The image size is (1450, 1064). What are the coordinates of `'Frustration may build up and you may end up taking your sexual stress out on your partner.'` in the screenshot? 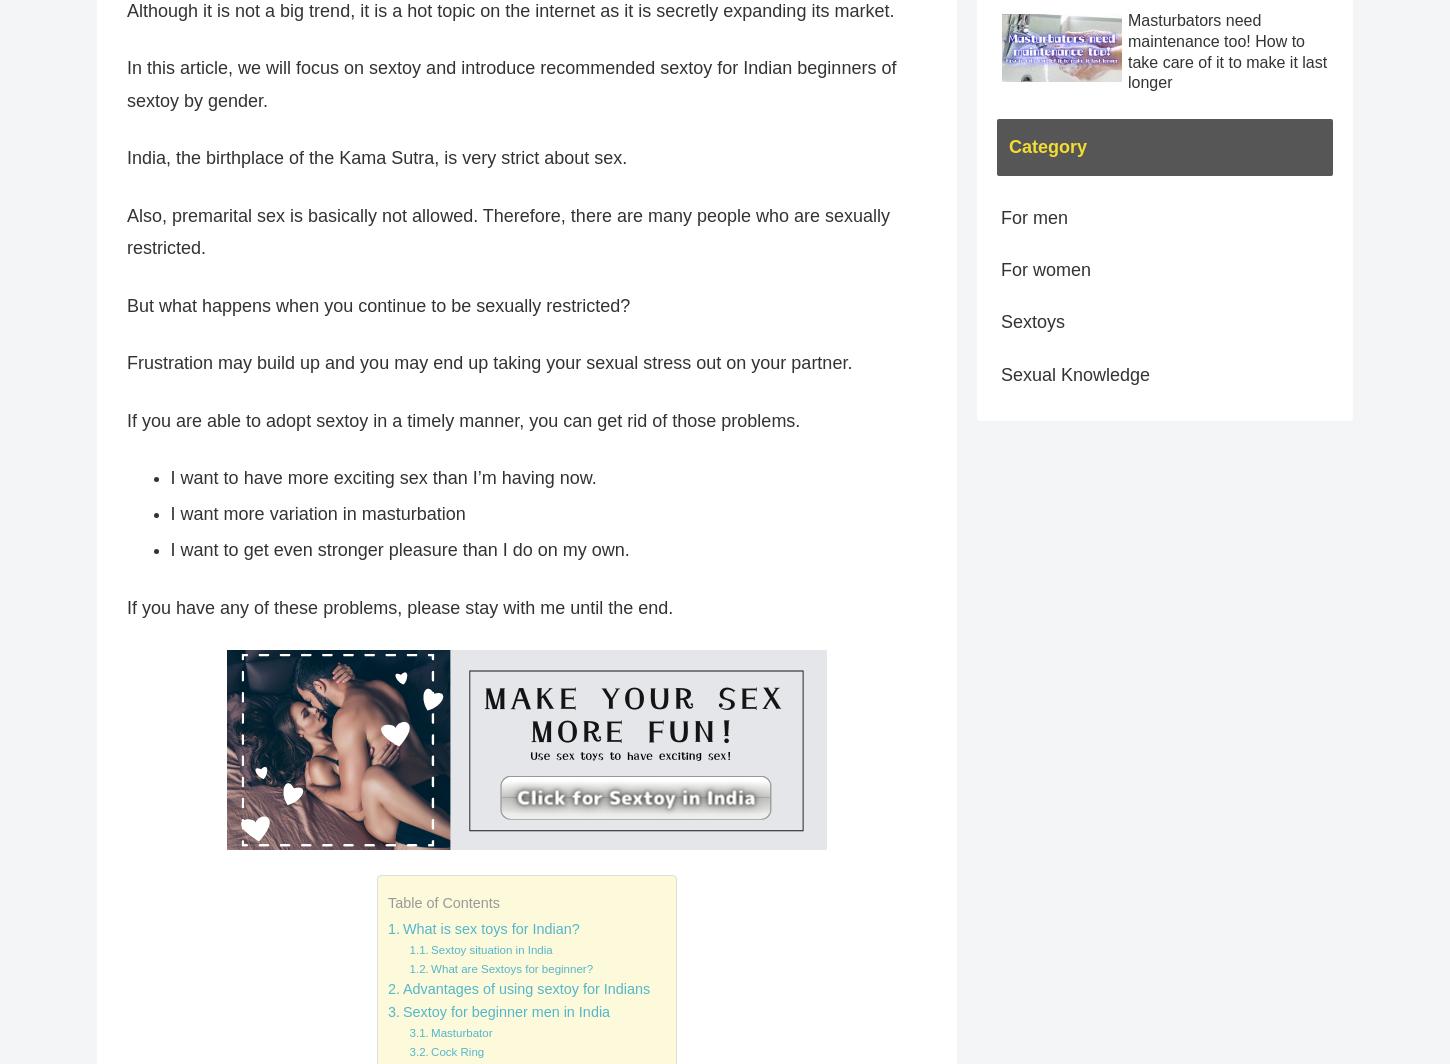 It's located at (489, 363).